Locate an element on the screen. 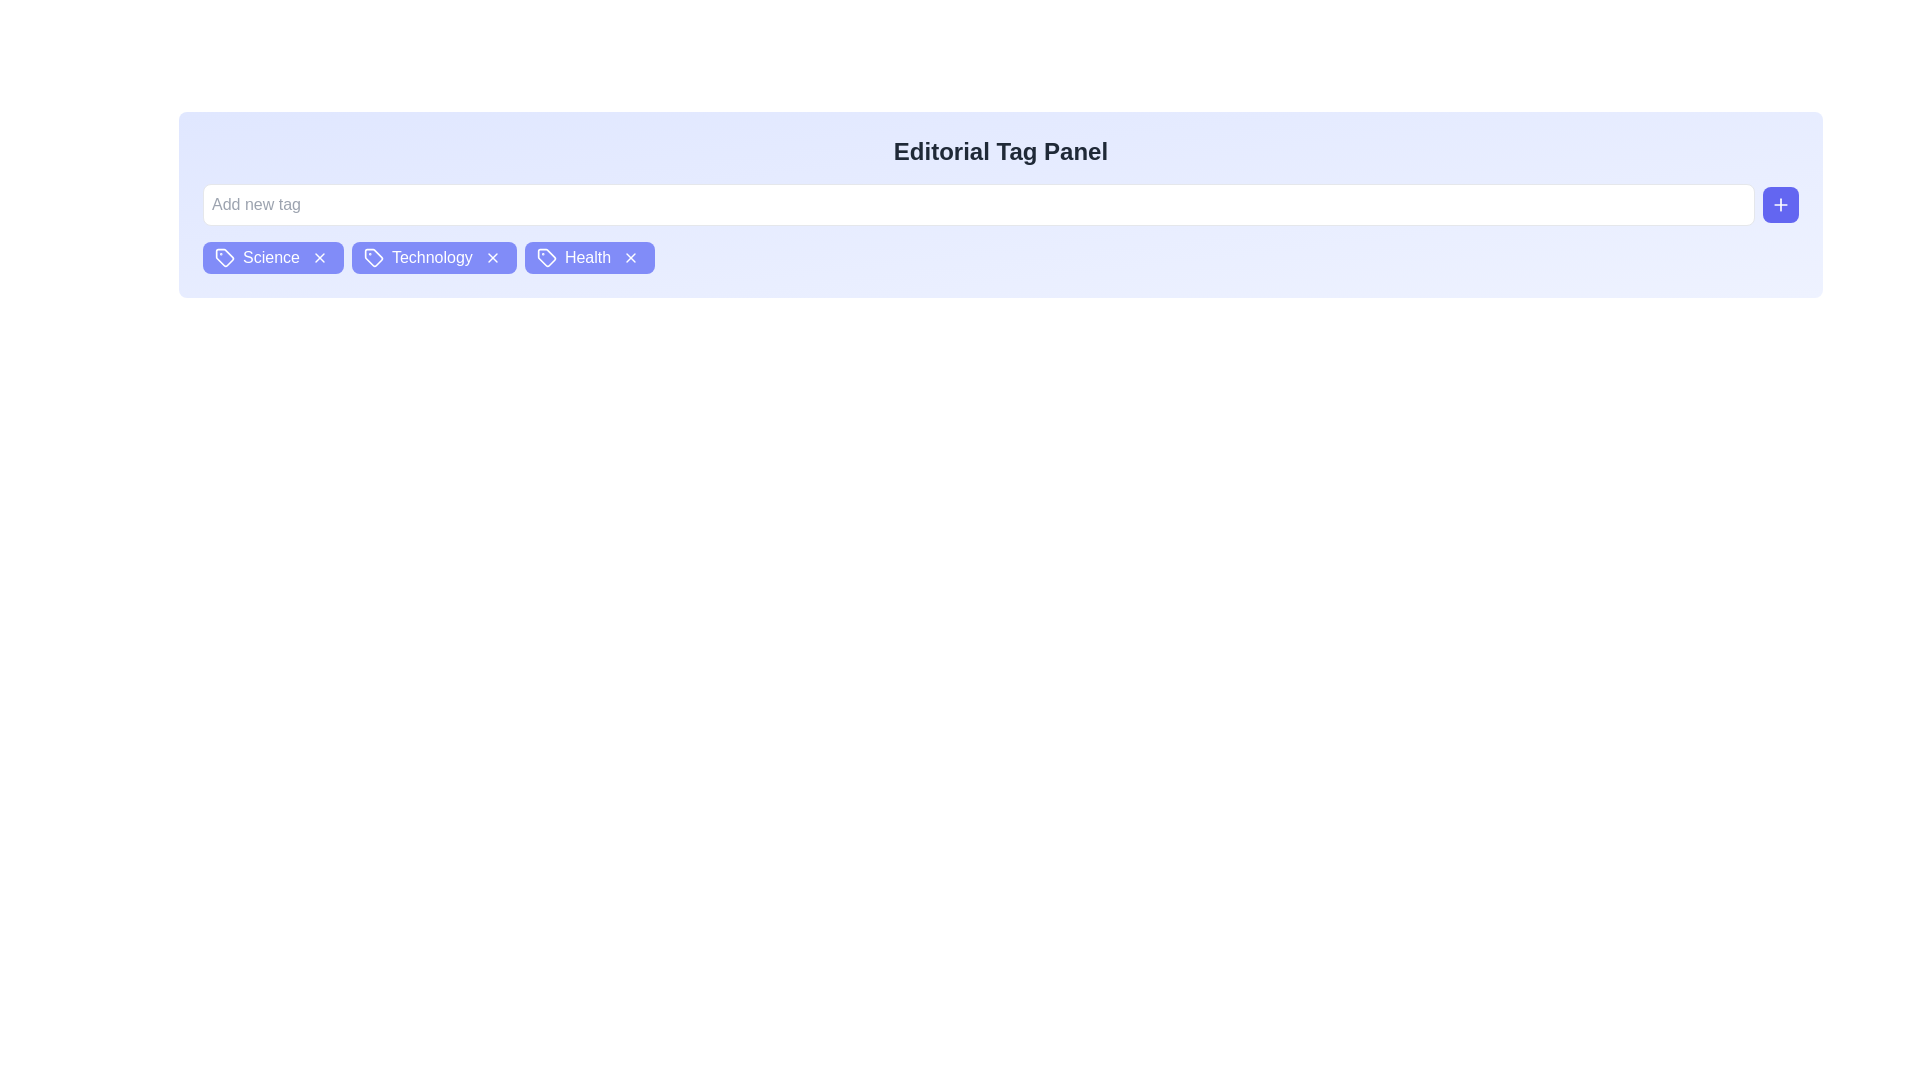 This screenshot has height=1080, width=1920. the input field of the composite UI component for adding a new tag, located in the 'Editorial Tag Panel' is located at coordinates (1001, 204).